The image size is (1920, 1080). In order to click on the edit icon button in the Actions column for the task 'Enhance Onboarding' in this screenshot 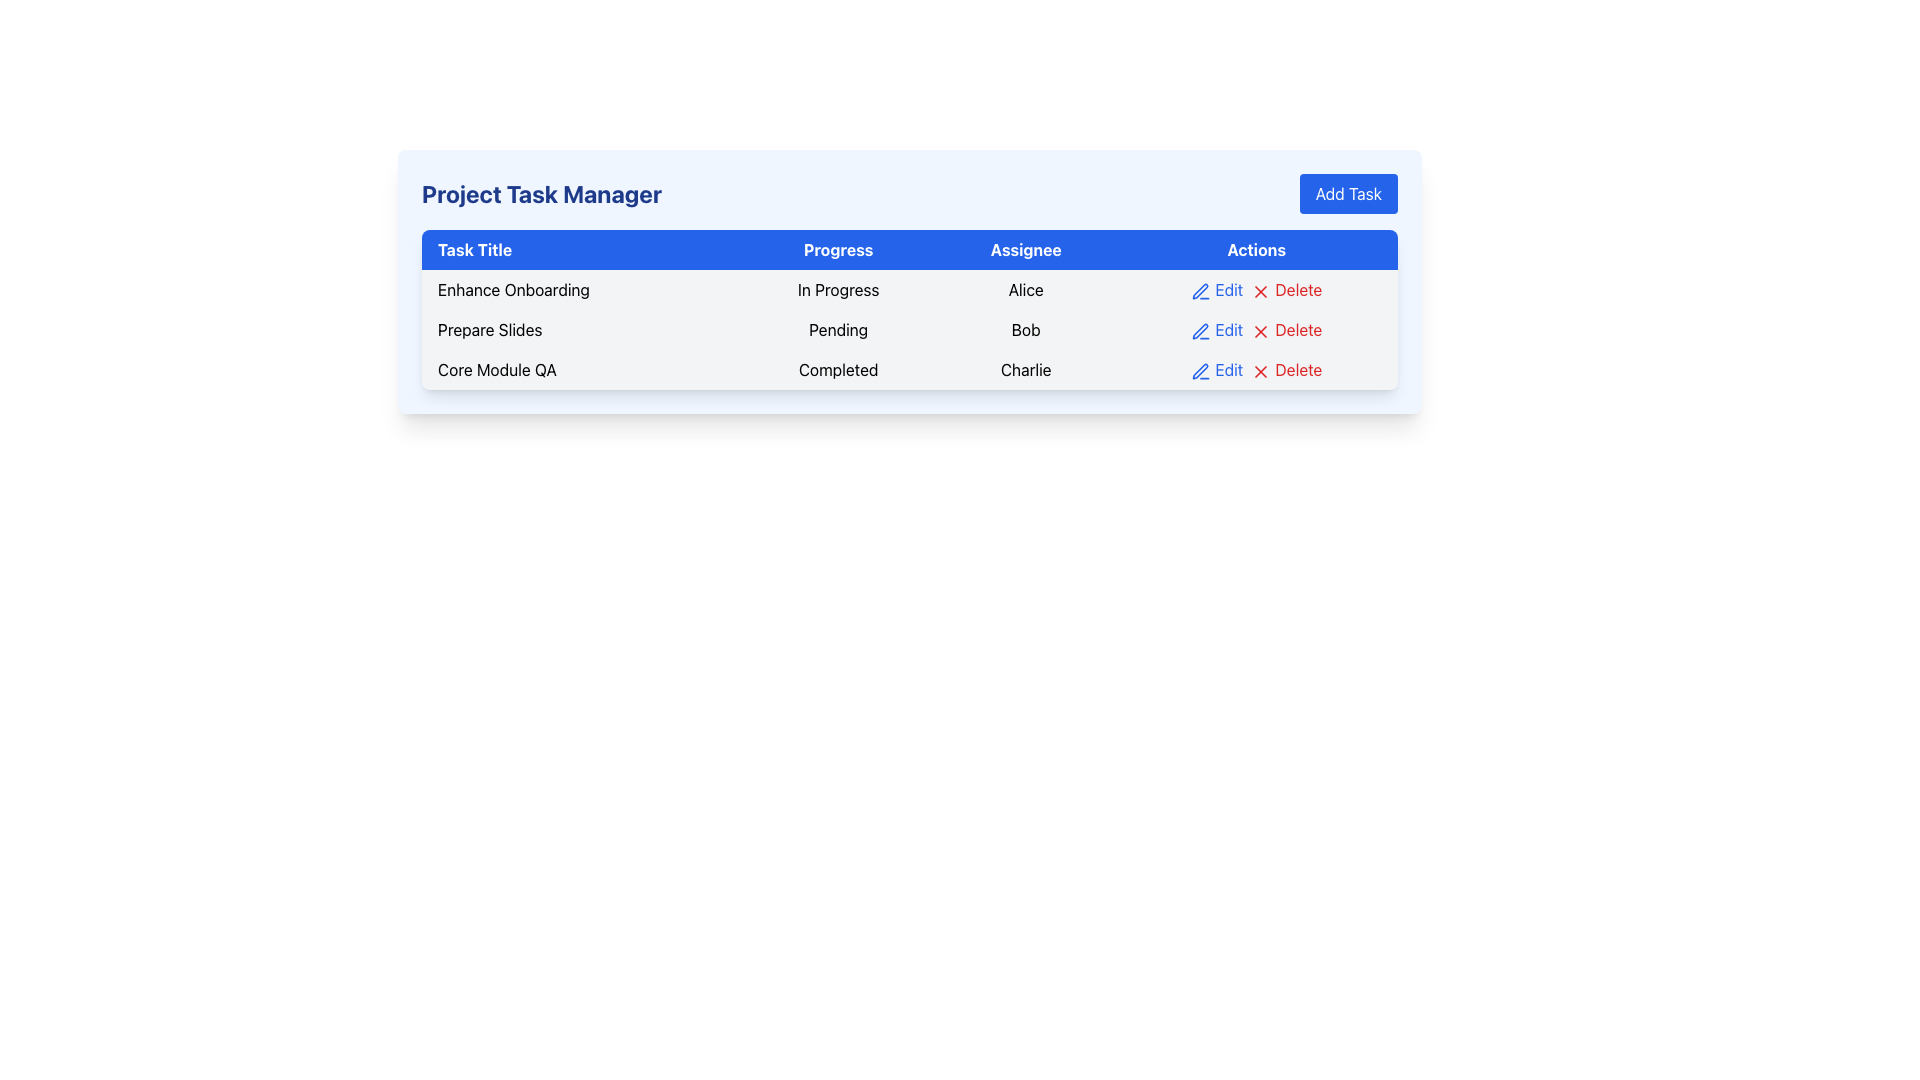, I will do `click(1200, 291)`.